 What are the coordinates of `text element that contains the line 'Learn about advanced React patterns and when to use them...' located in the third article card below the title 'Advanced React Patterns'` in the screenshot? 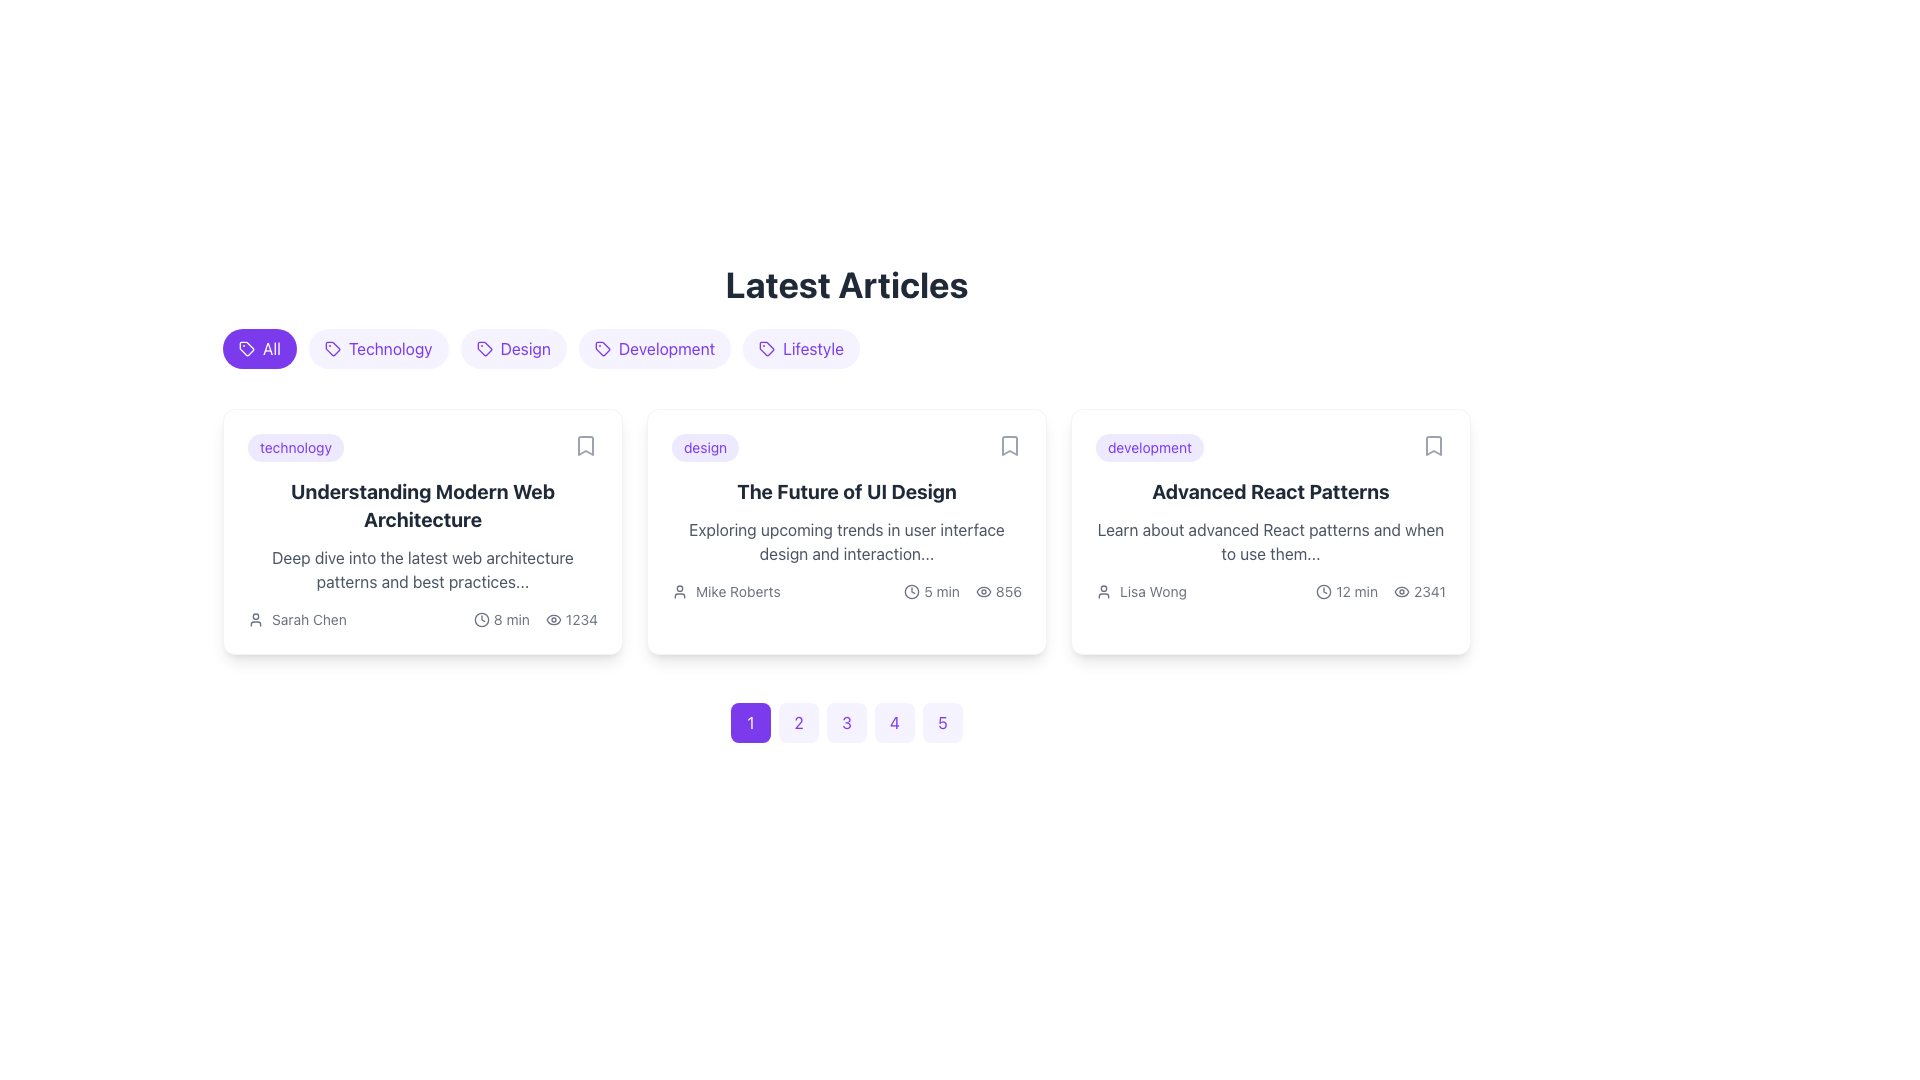 It's located at (1270, 542).